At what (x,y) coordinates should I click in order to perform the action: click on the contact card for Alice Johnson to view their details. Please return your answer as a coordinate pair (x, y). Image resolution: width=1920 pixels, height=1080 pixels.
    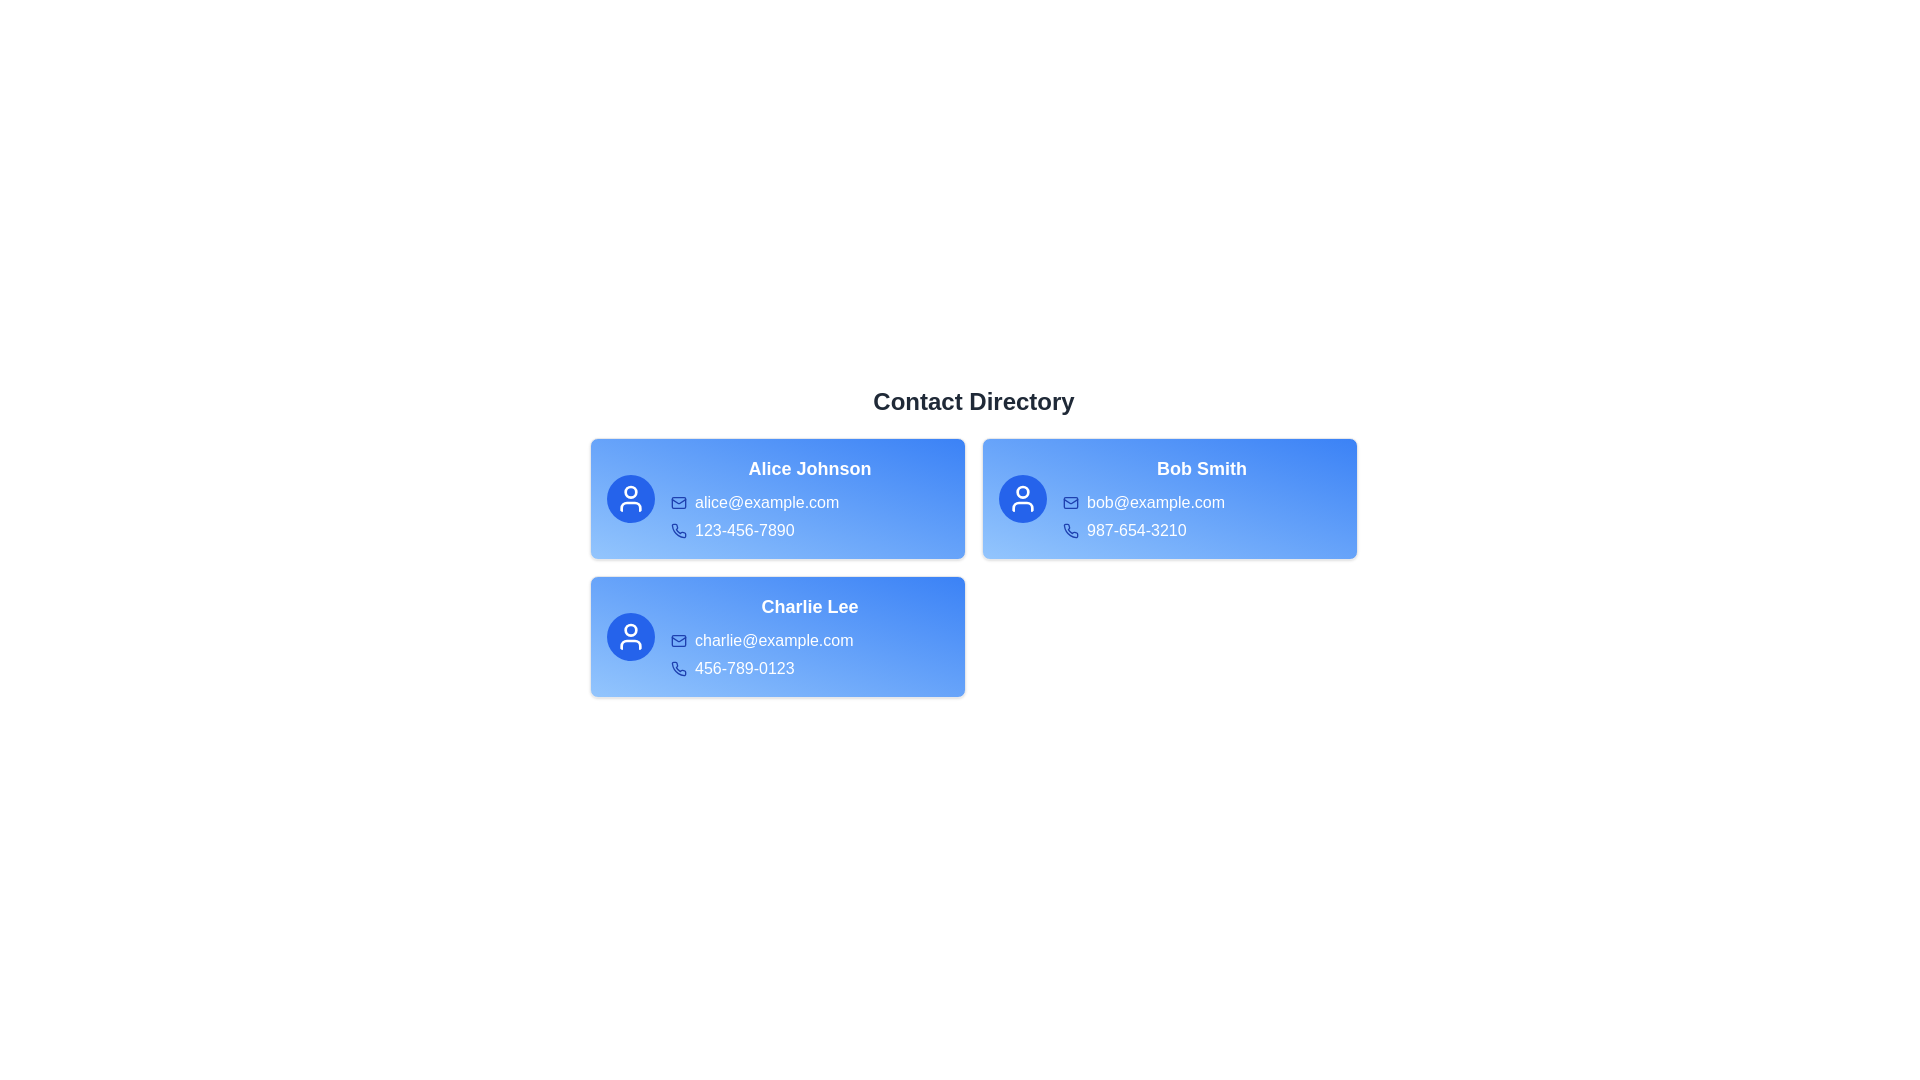
    Looking at the image, I should click on (776, 497).